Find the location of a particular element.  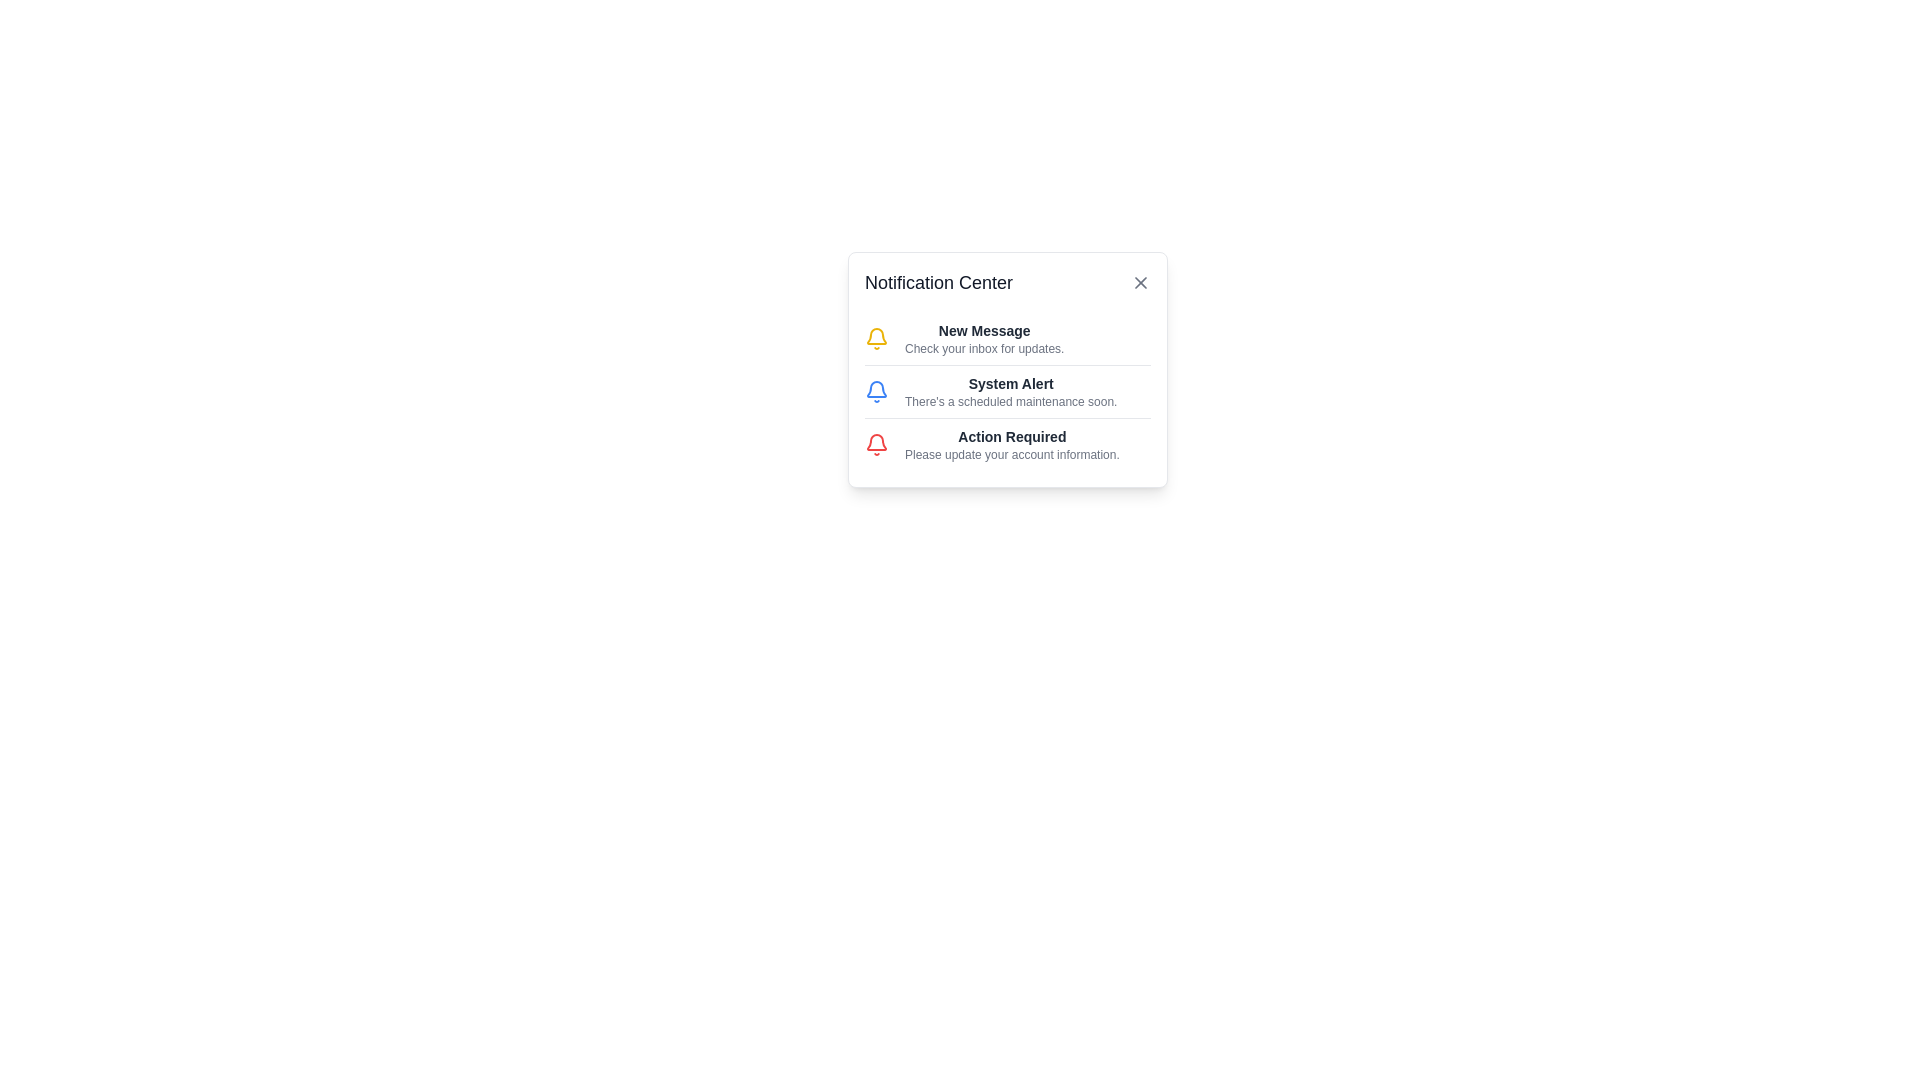

the second notification item within the 'Notification Center' dialog box, which contains a blue bell icon and the text 'There's a scheduled maintenance soon.' is located at coordinates (1008, 370).